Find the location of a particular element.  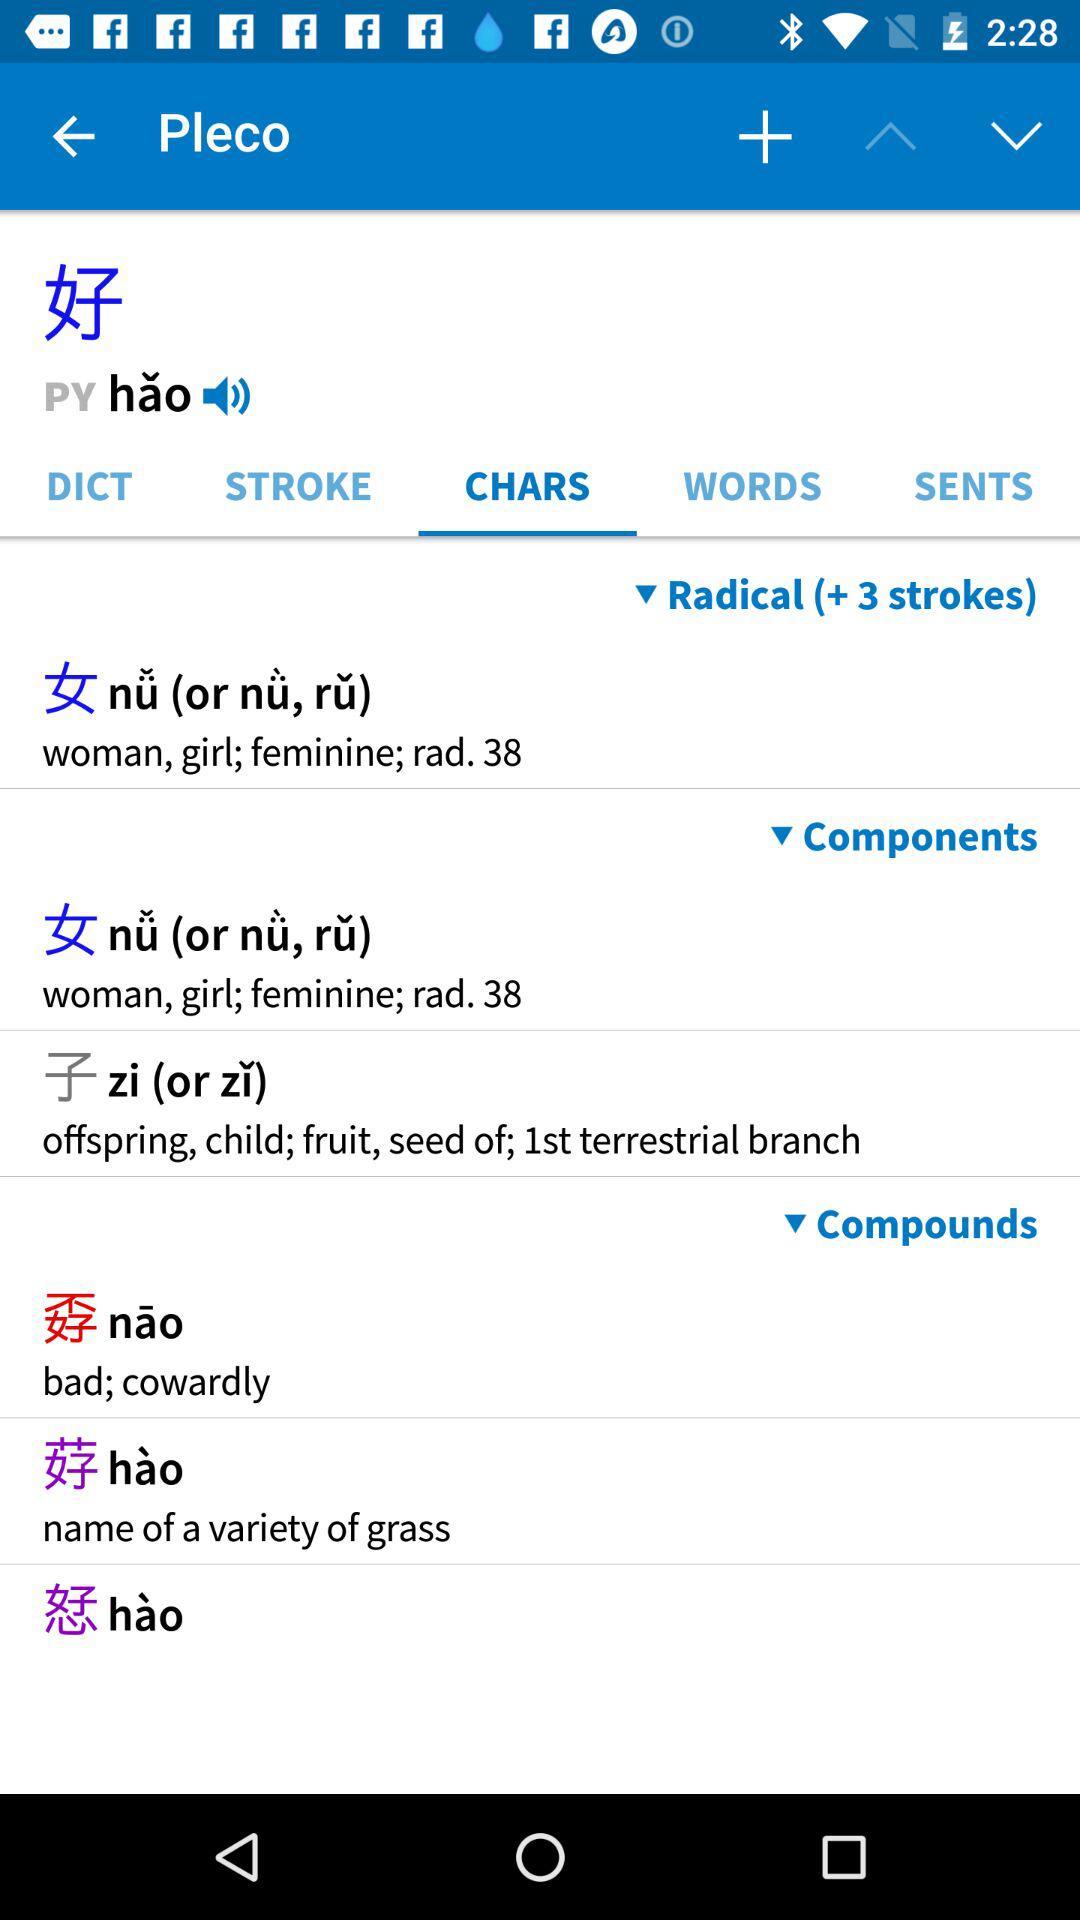

the  radical (+ 3 strokes) icon is located at coordinates (836, 593).